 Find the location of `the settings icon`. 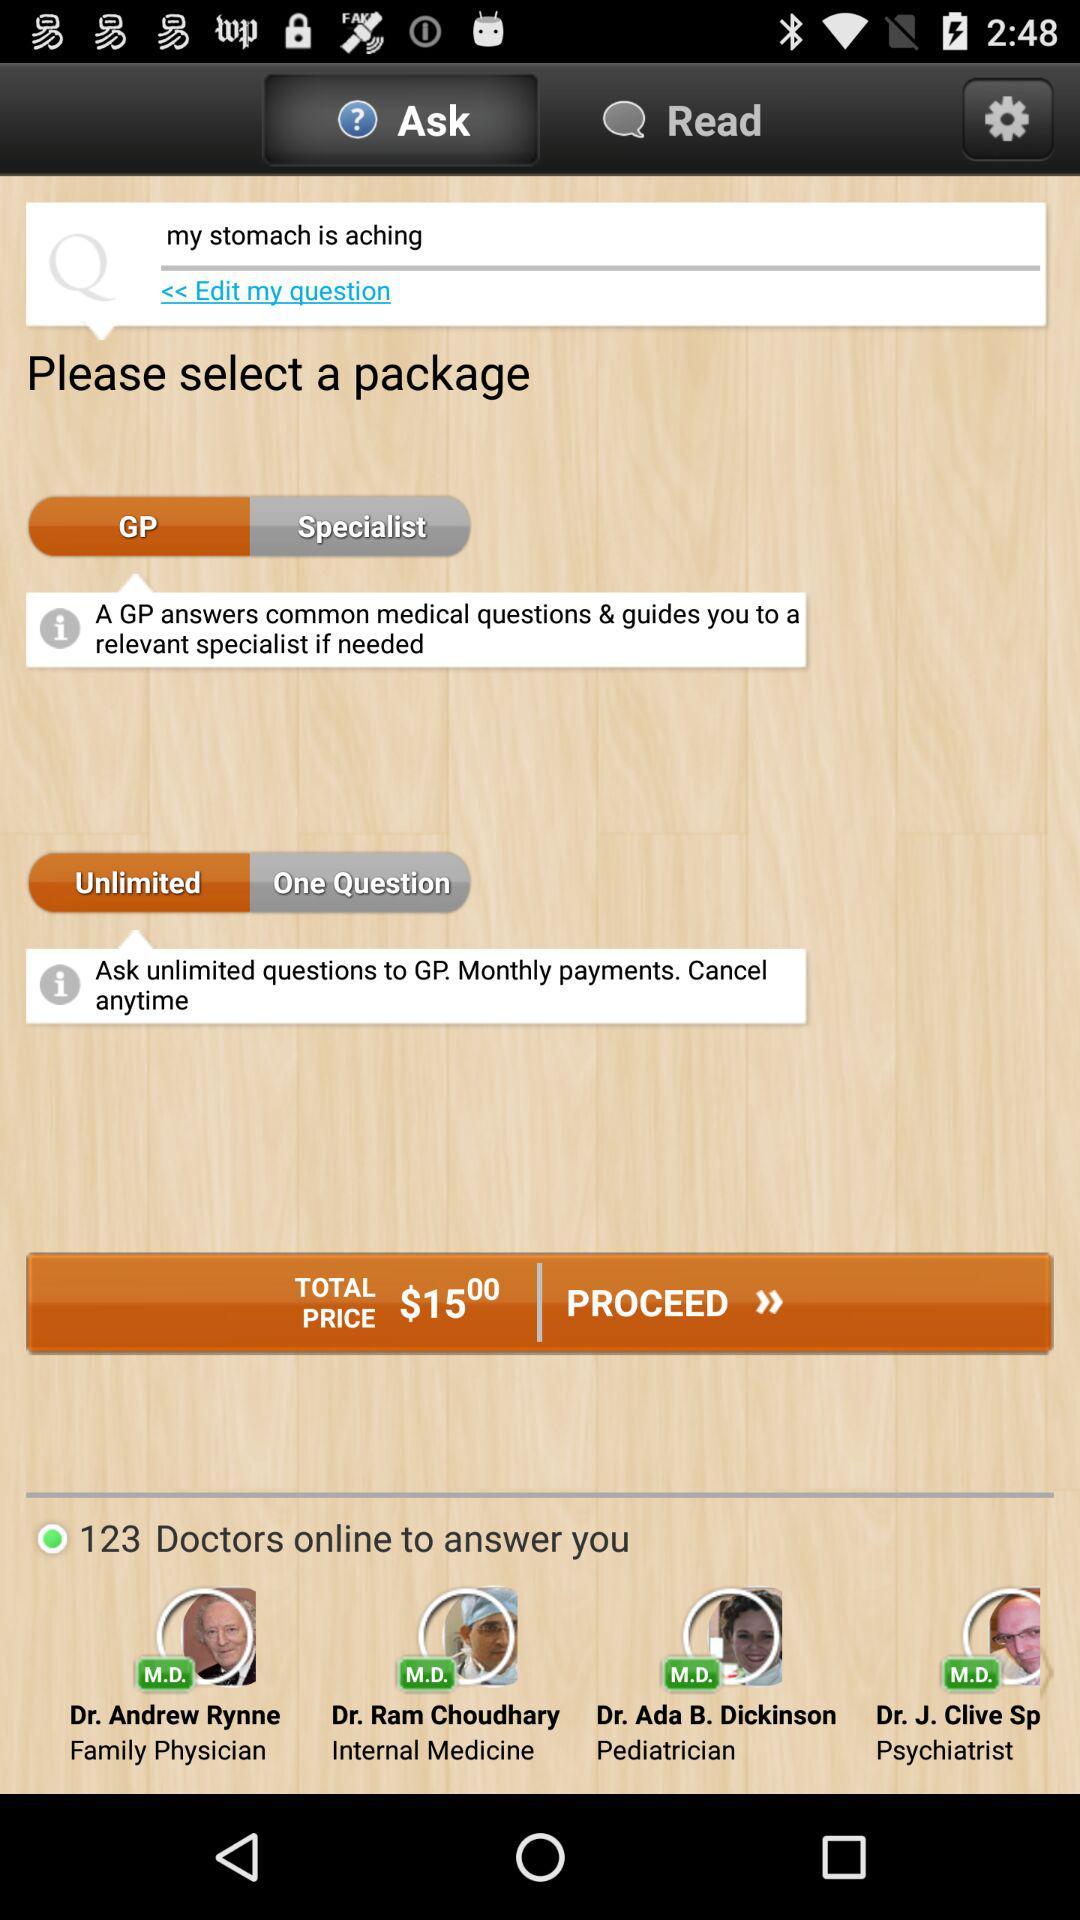

the settings icon is located at coordinates (1007, 126).